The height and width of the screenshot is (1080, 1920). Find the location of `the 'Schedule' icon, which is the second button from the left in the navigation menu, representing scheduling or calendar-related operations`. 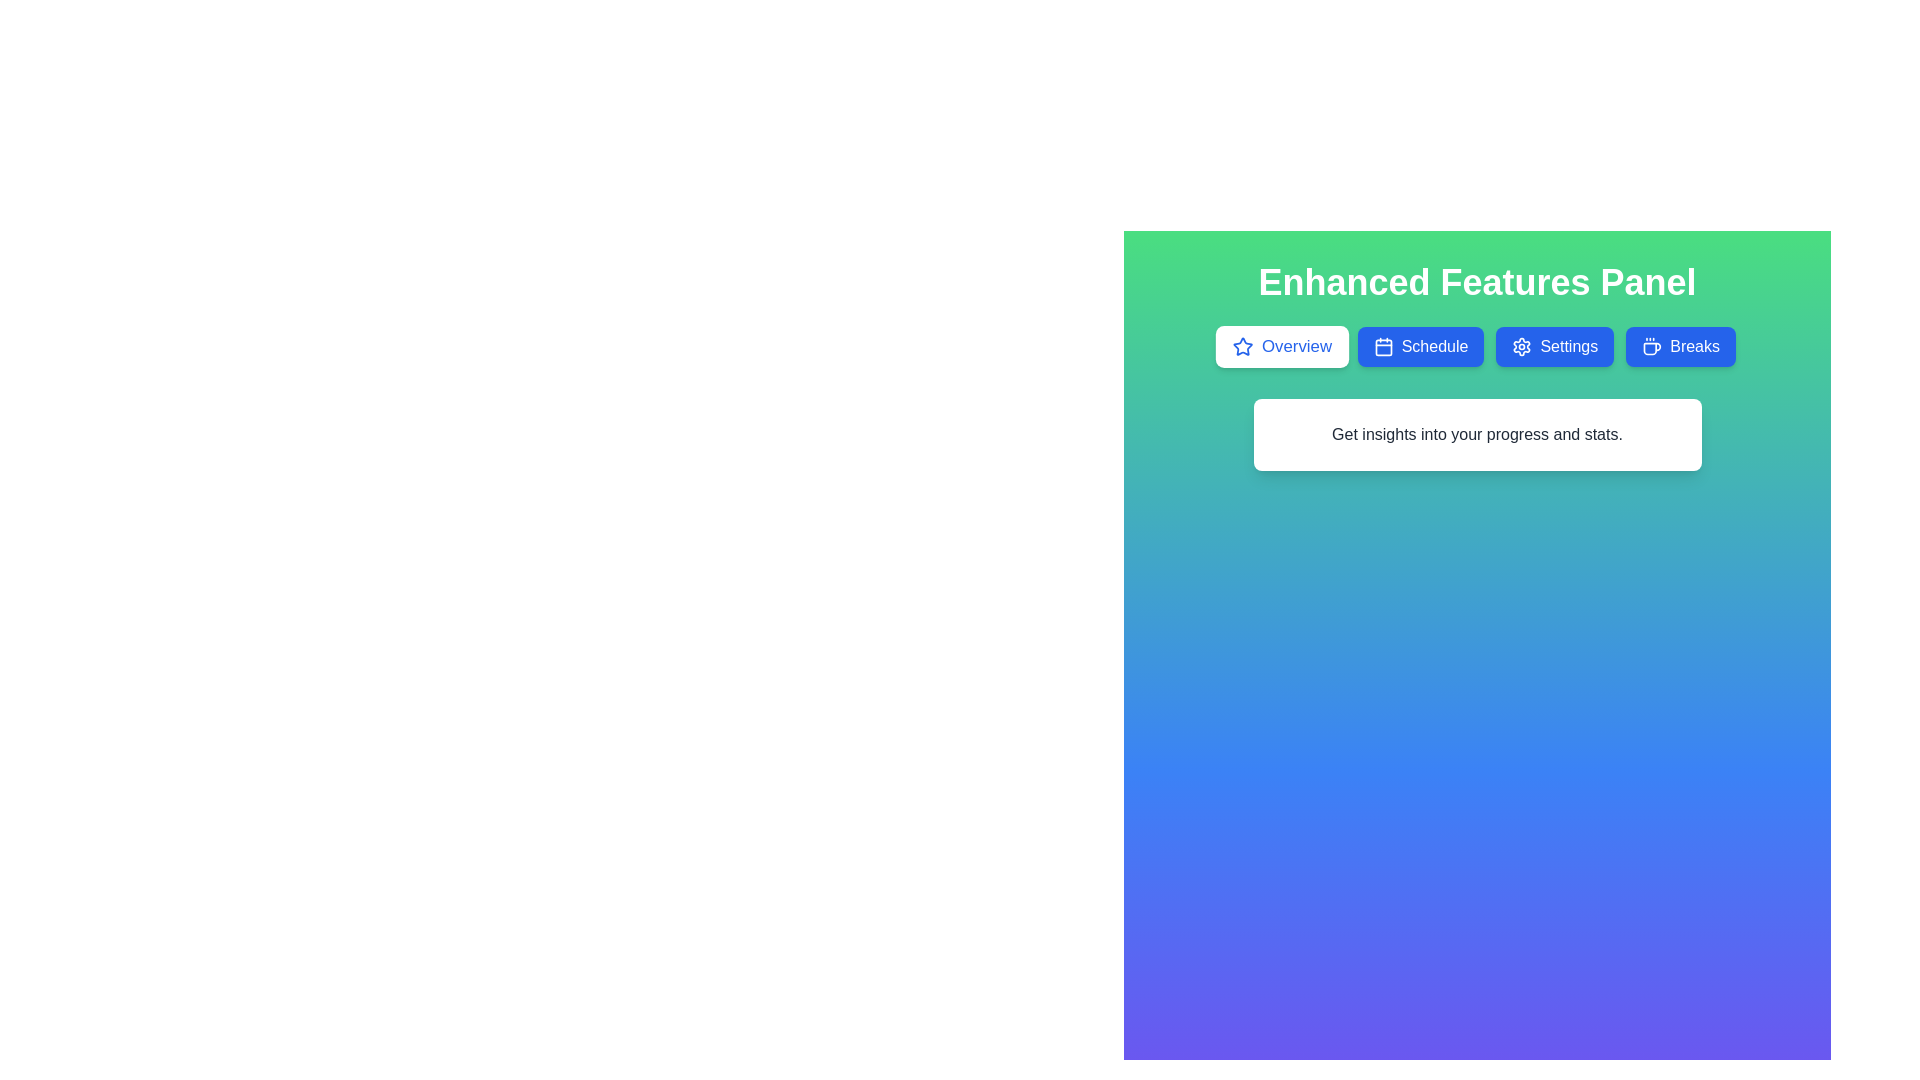

the 'Schedule' icon, which is the second button from the left in the navigation menu, representing scheduling or calendar-related operations is located at coordinates (1382, 346).